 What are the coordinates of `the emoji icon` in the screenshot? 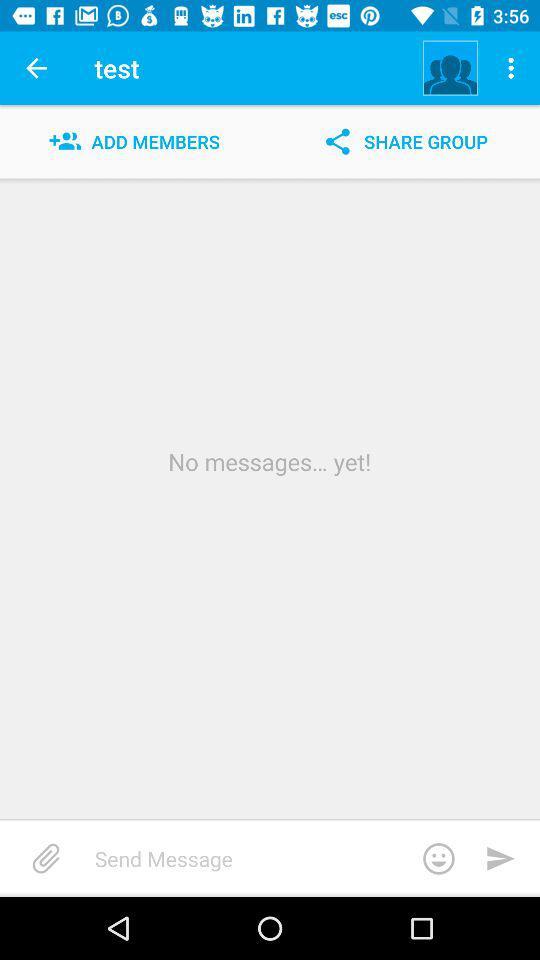 It's located at (437, 857).